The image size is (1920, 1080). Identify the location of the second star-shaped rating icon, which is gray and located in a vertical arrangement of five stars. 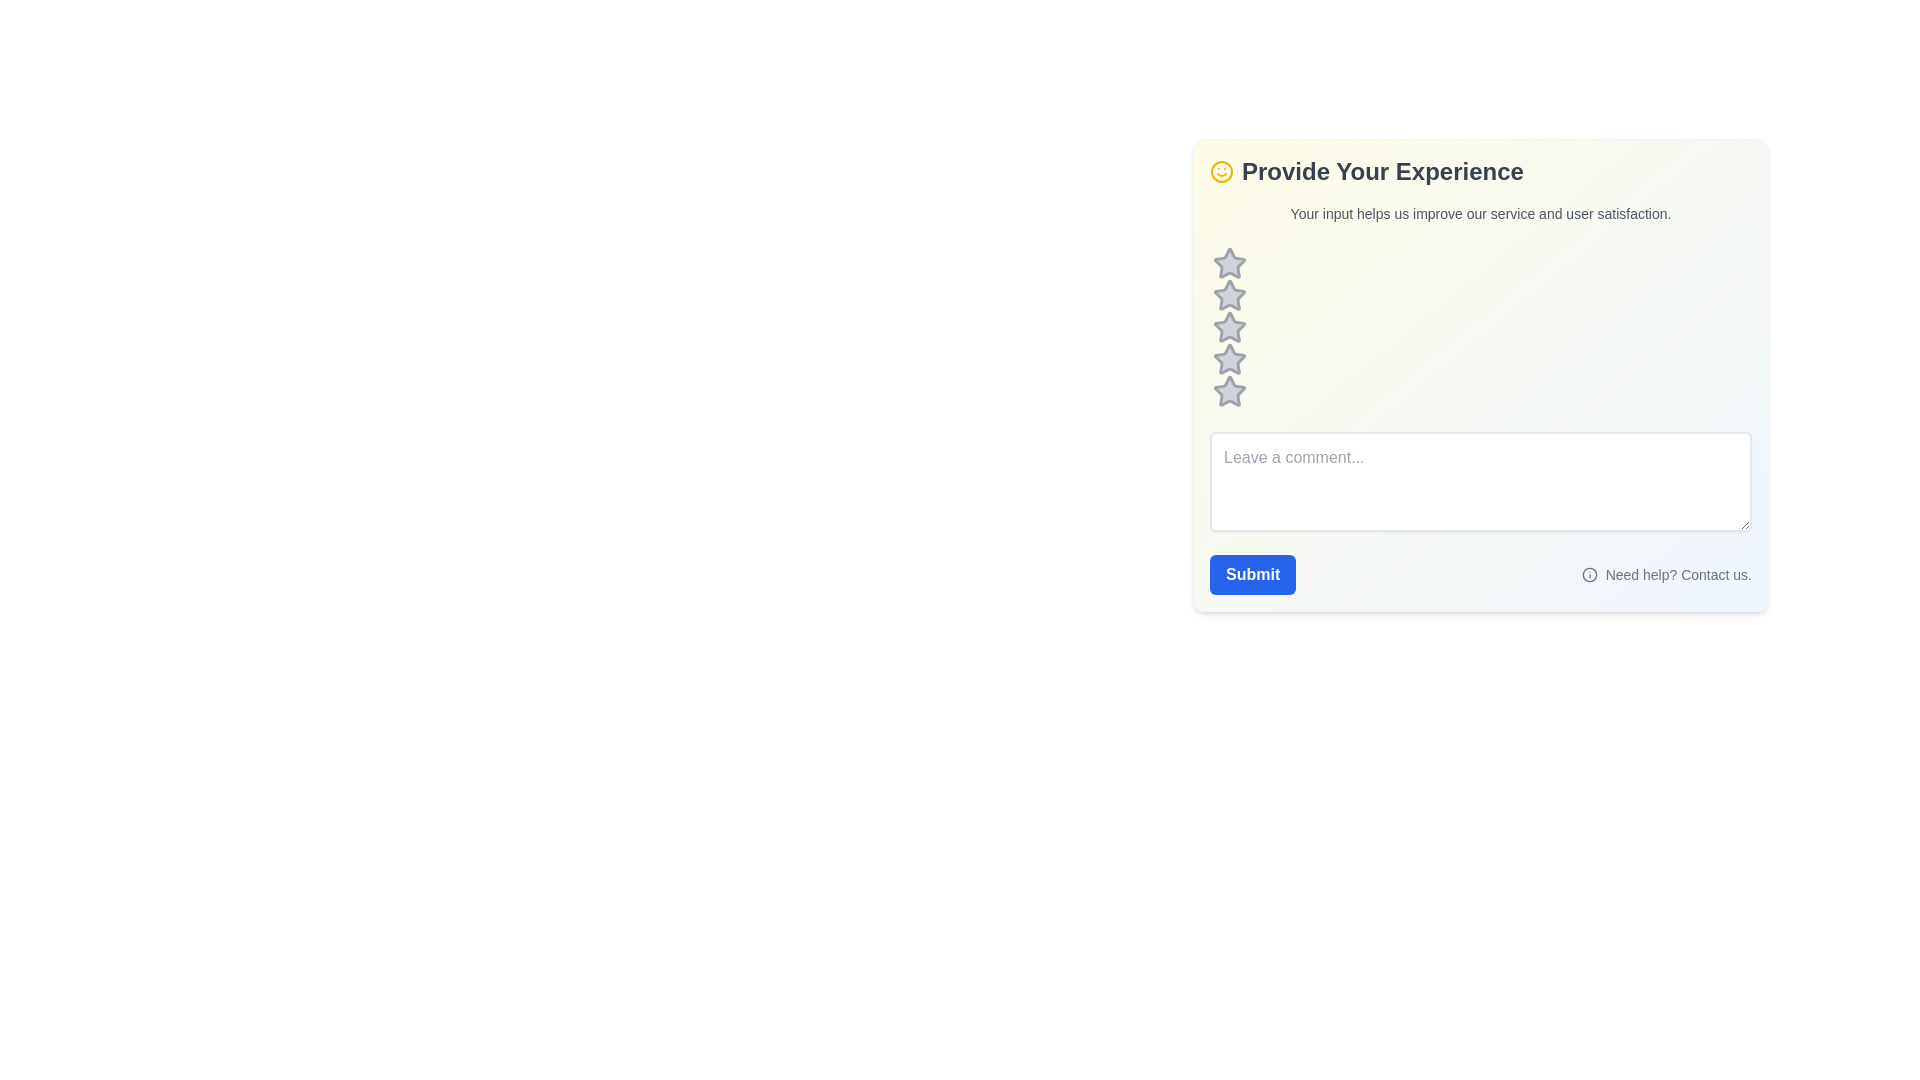
(1228, 295).